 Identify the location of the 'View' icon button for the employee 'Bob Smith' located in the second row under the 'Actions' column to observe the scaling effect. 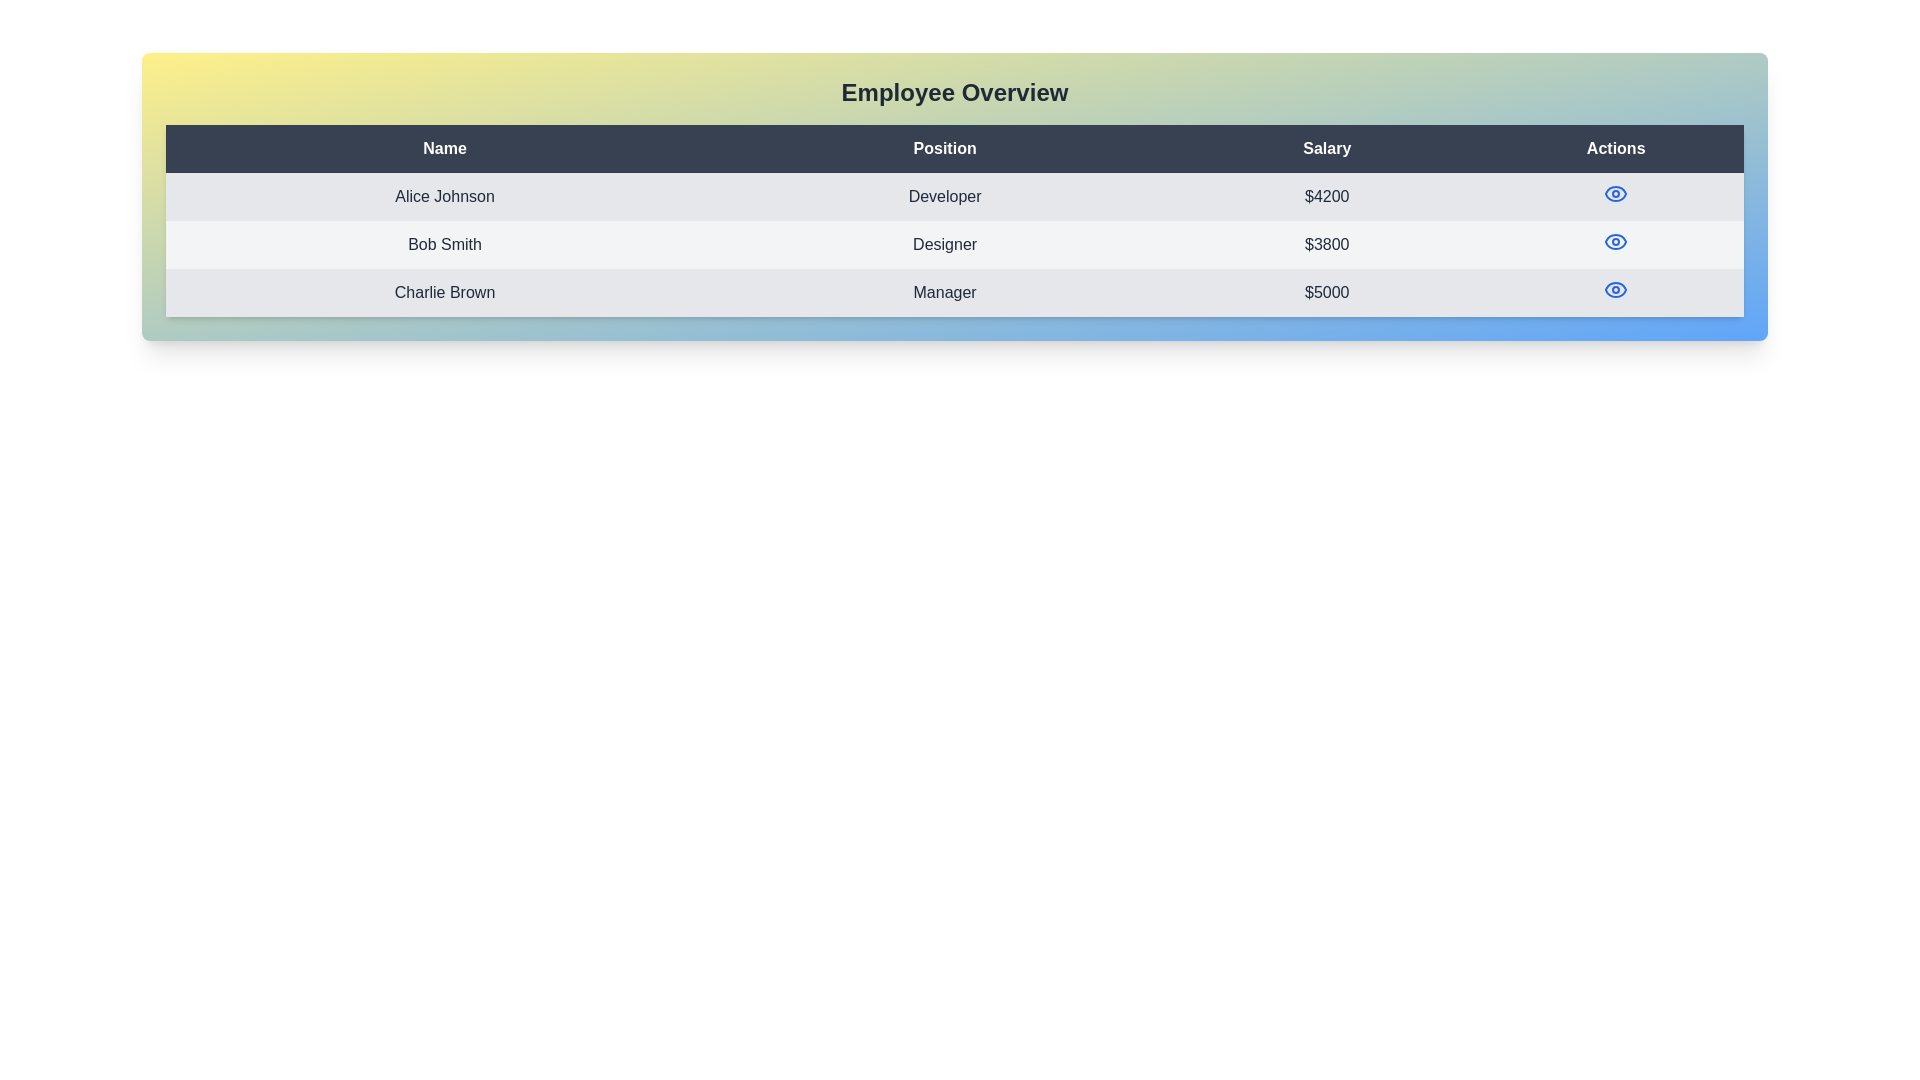
(1616, 240).